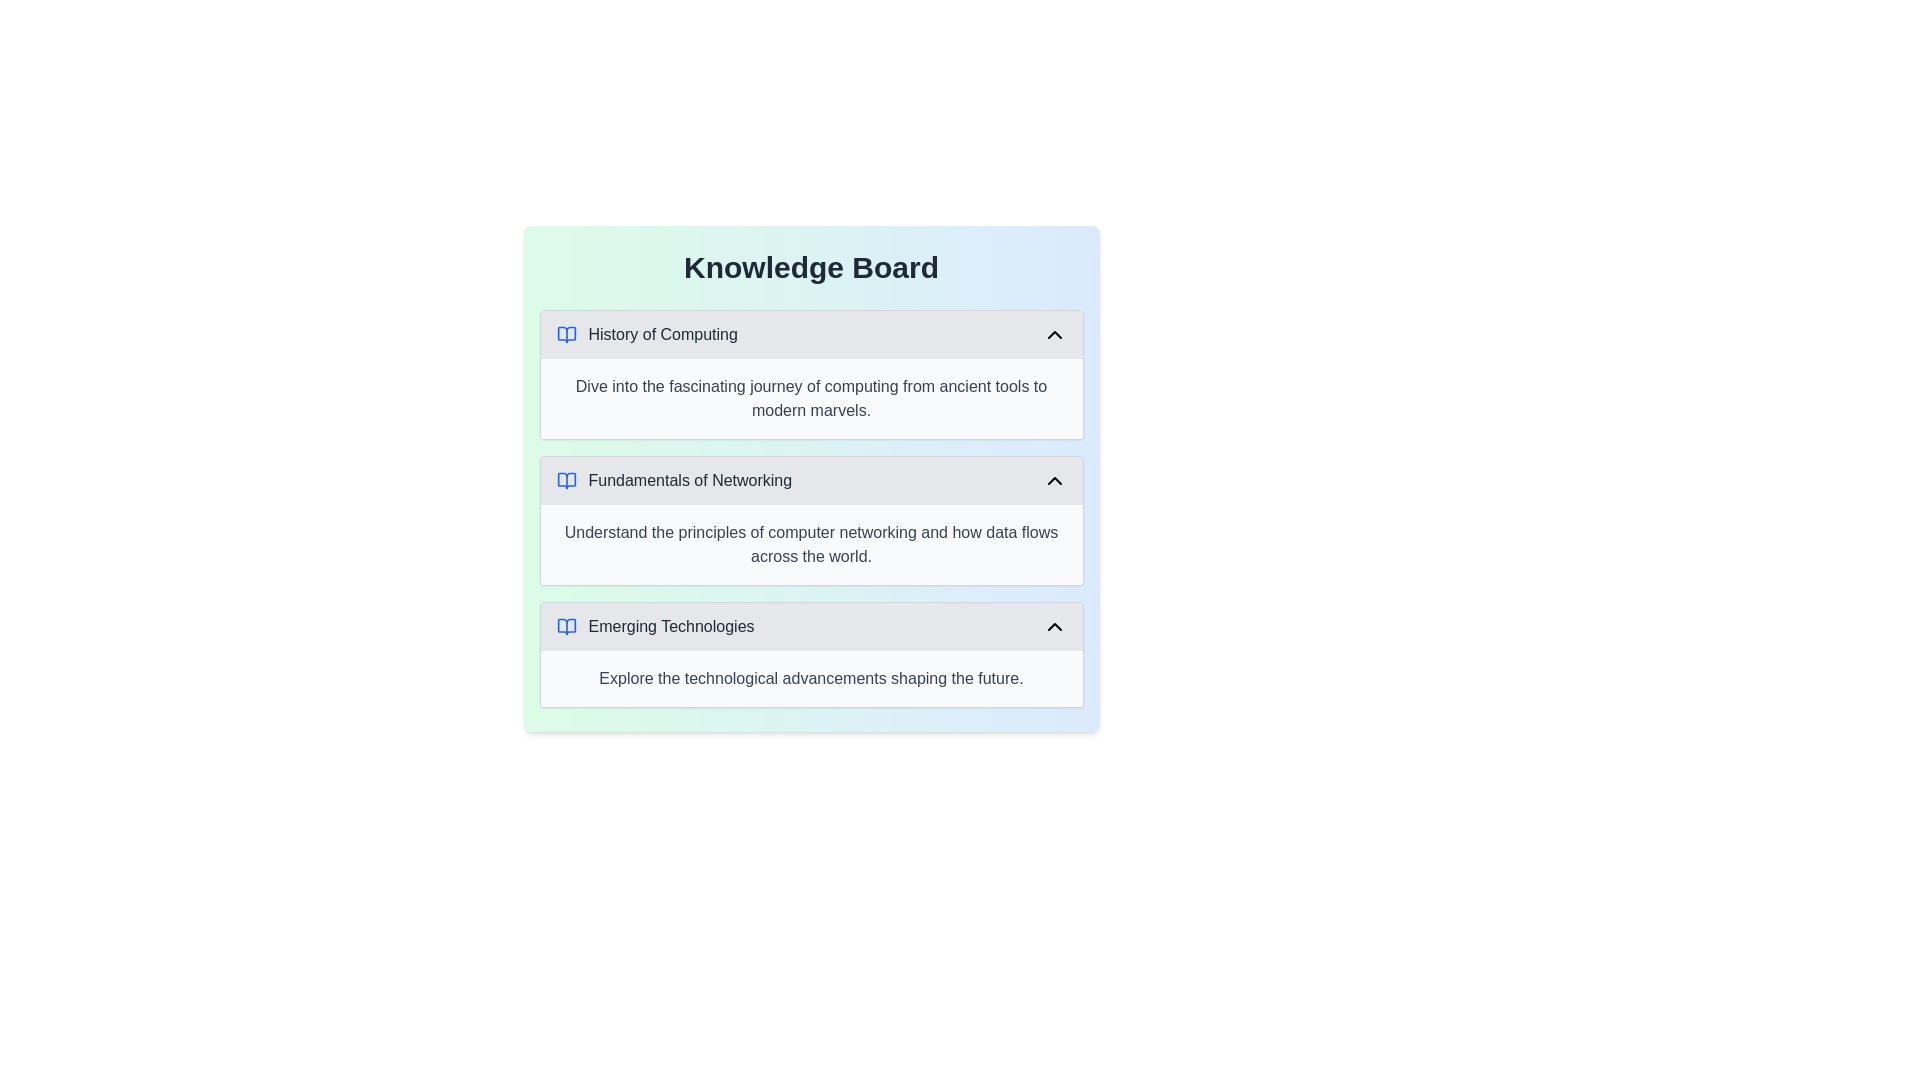  I want to click on the label displaying 'Fundamentals of Networking' which is styled in dark gray and positioned within the second card of a three-card vertical list, so click(674, 481).